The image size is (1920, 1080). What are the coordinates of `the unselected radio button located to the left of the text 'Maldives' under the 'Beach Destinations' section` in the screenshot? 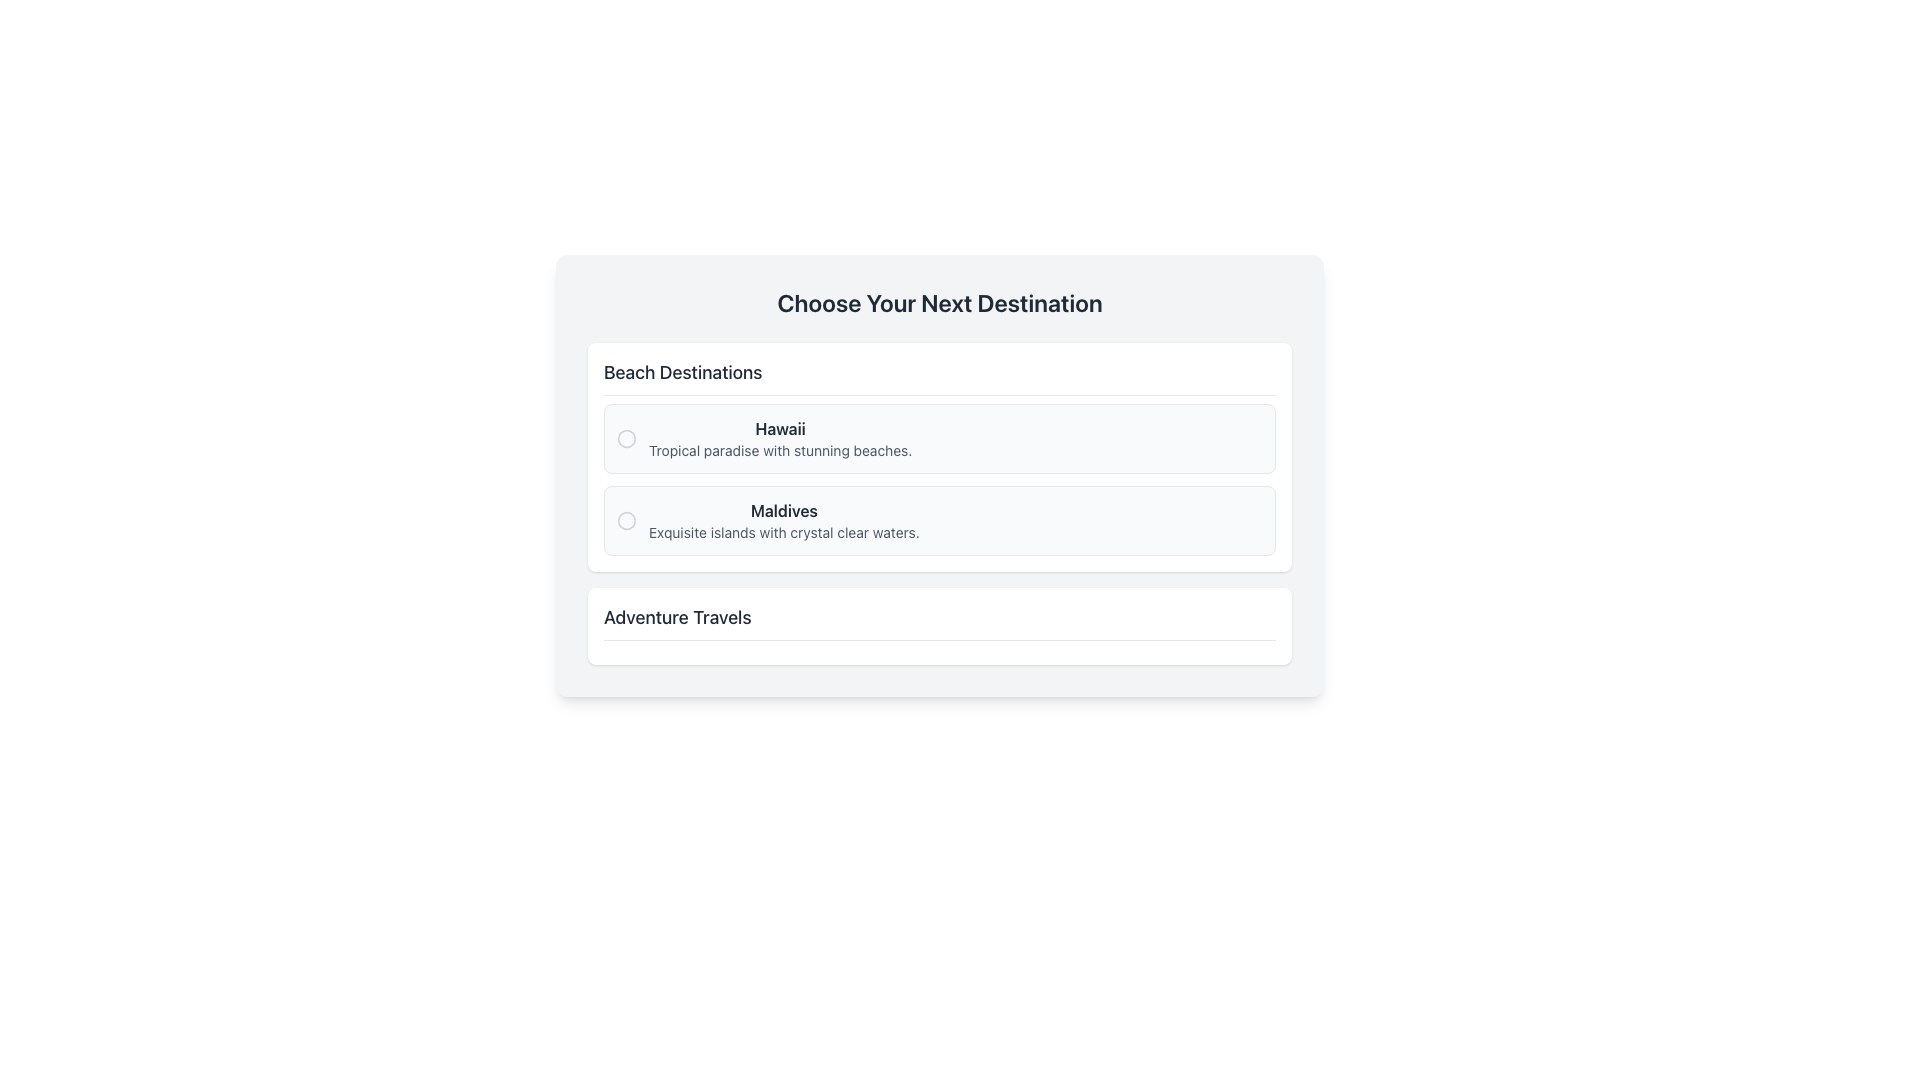 It's located at (626, 519).